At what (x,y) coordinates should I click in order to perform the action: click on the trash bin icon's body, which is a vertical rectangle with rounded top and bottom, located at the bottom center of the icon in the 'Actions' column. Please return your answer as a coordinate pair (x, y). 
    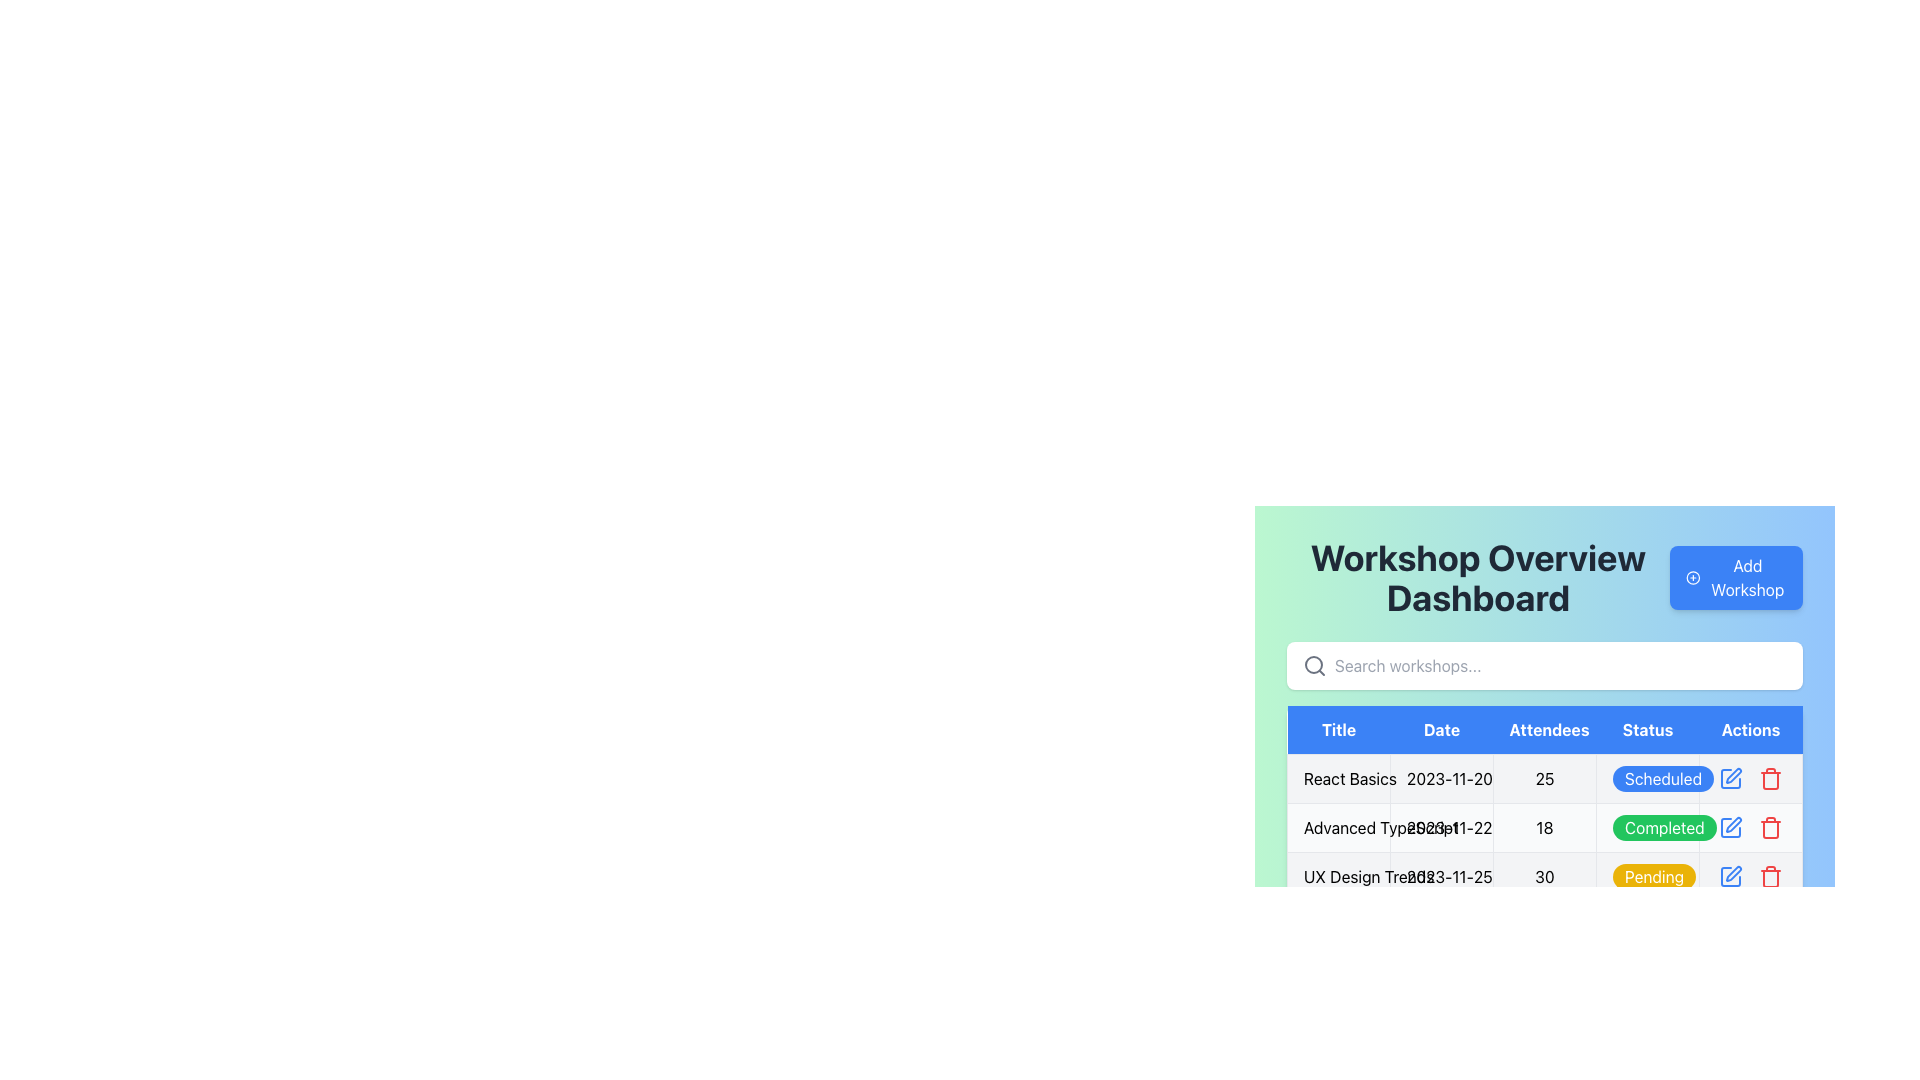
    Looking at the image, I should click on (1771, 779).